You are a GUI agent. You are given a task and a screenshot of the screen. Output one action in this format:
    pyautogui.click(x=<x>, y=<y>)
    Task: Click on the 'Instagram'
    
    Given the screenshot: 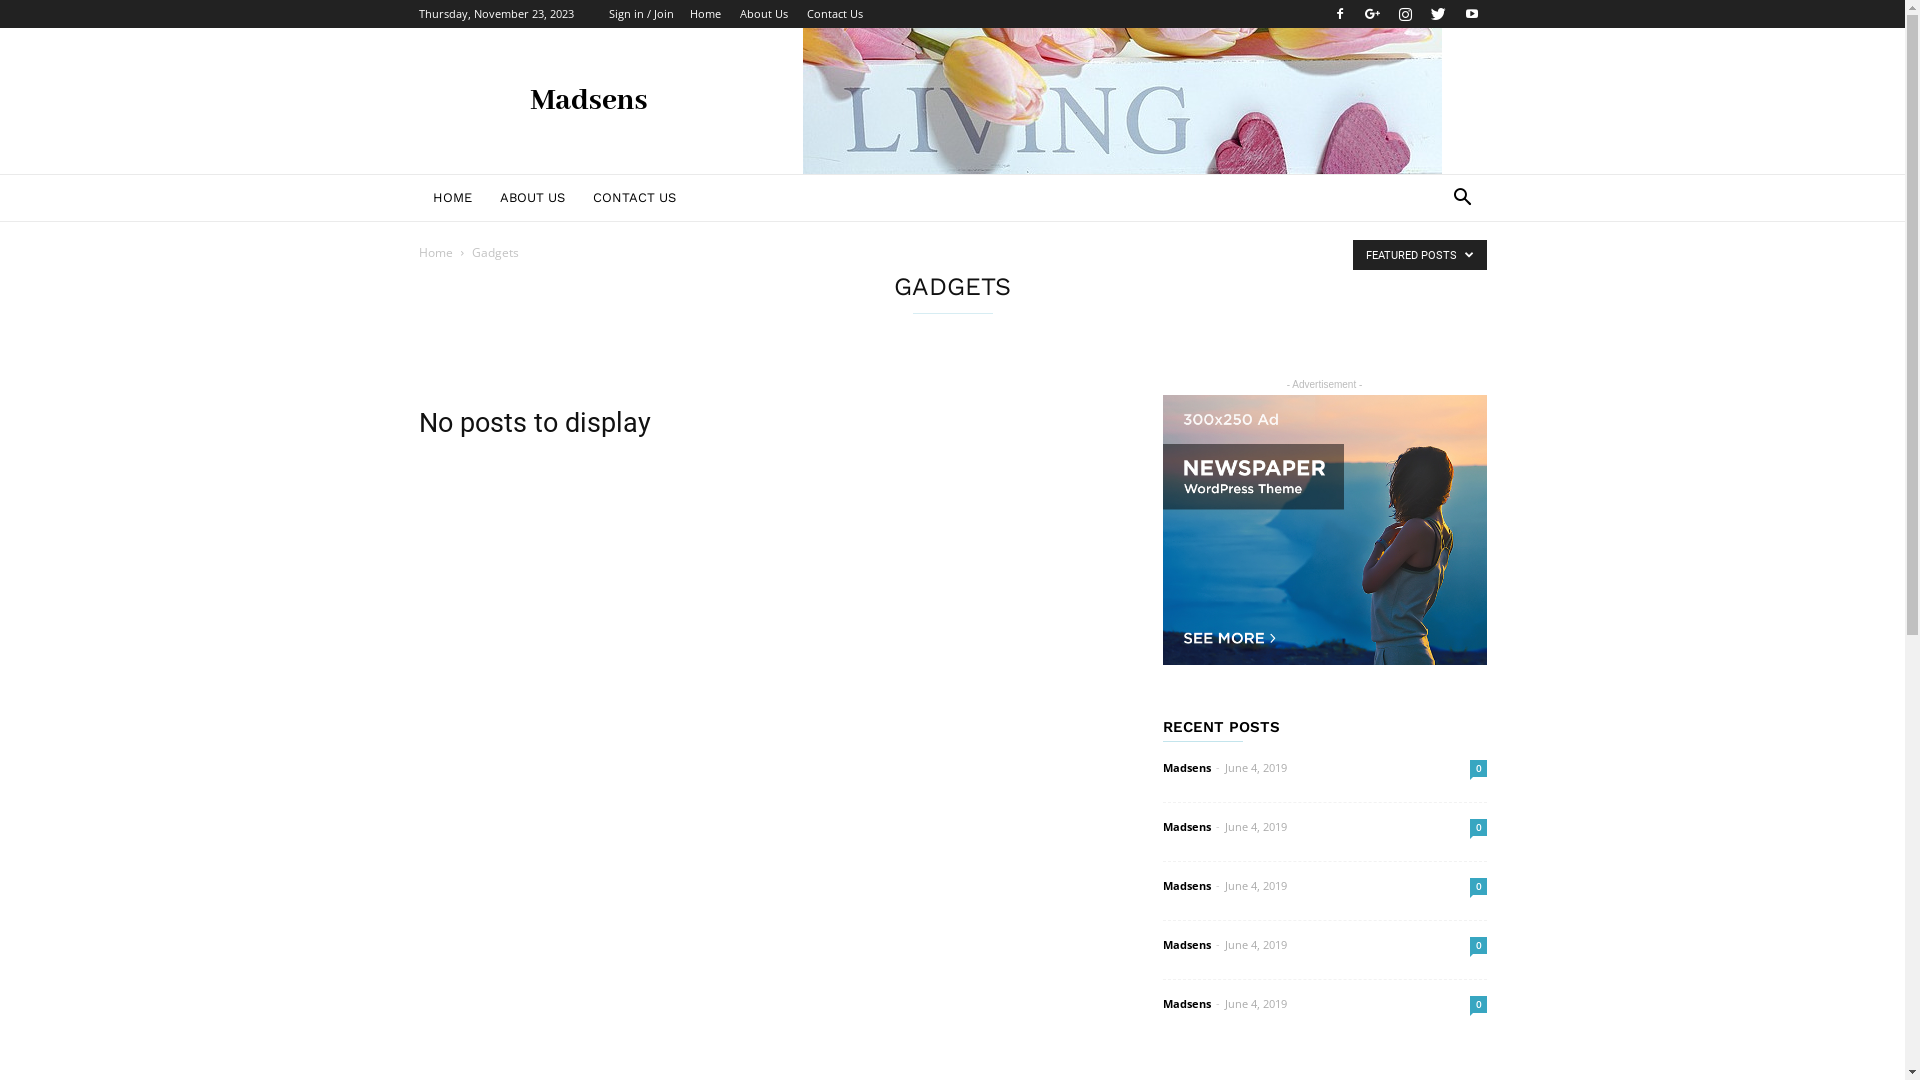 What is the action you would take?
    pyautogui.click(x=1404, y=14)
    